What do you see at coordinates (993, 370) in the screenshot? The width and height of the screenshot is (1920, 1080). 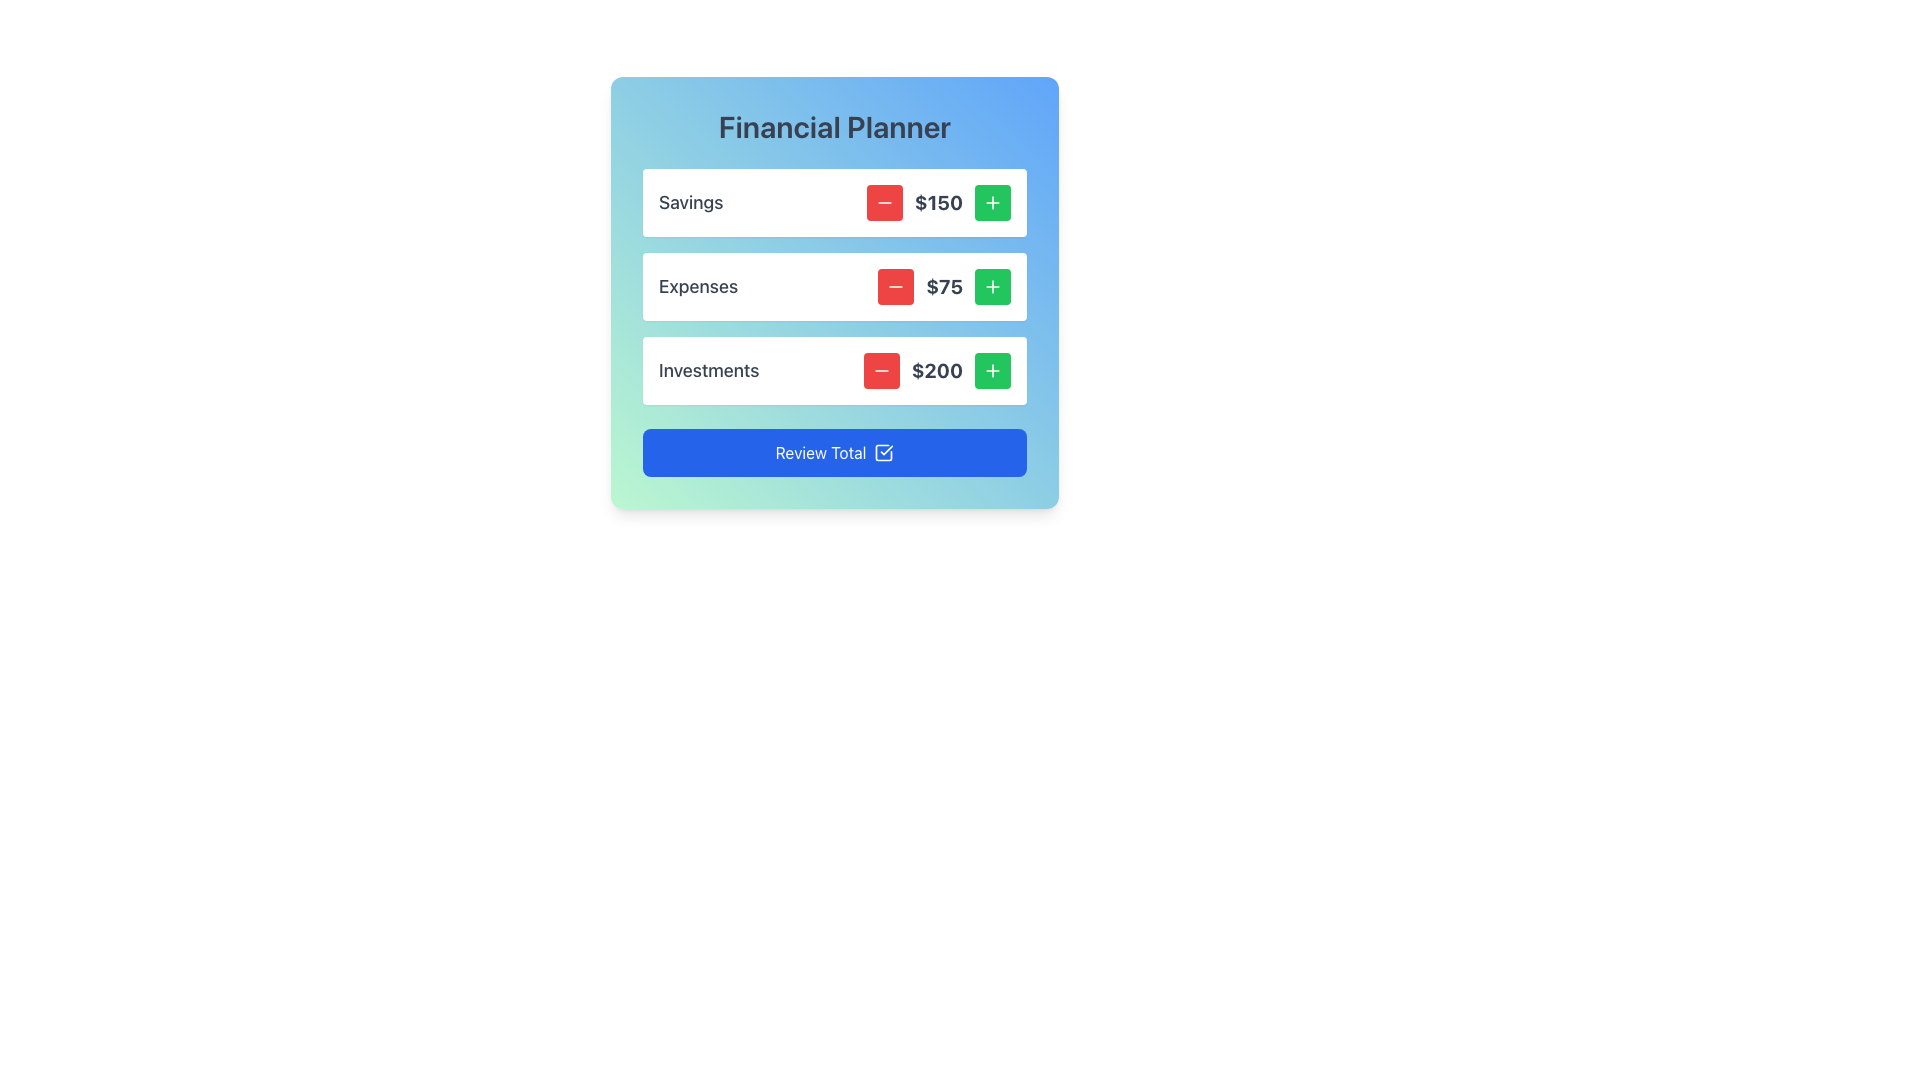 I see `the green button in the 'Investments' row located to the far right of the text '$200' to increment the 'Investments' value` at bounding box center [993, 370].